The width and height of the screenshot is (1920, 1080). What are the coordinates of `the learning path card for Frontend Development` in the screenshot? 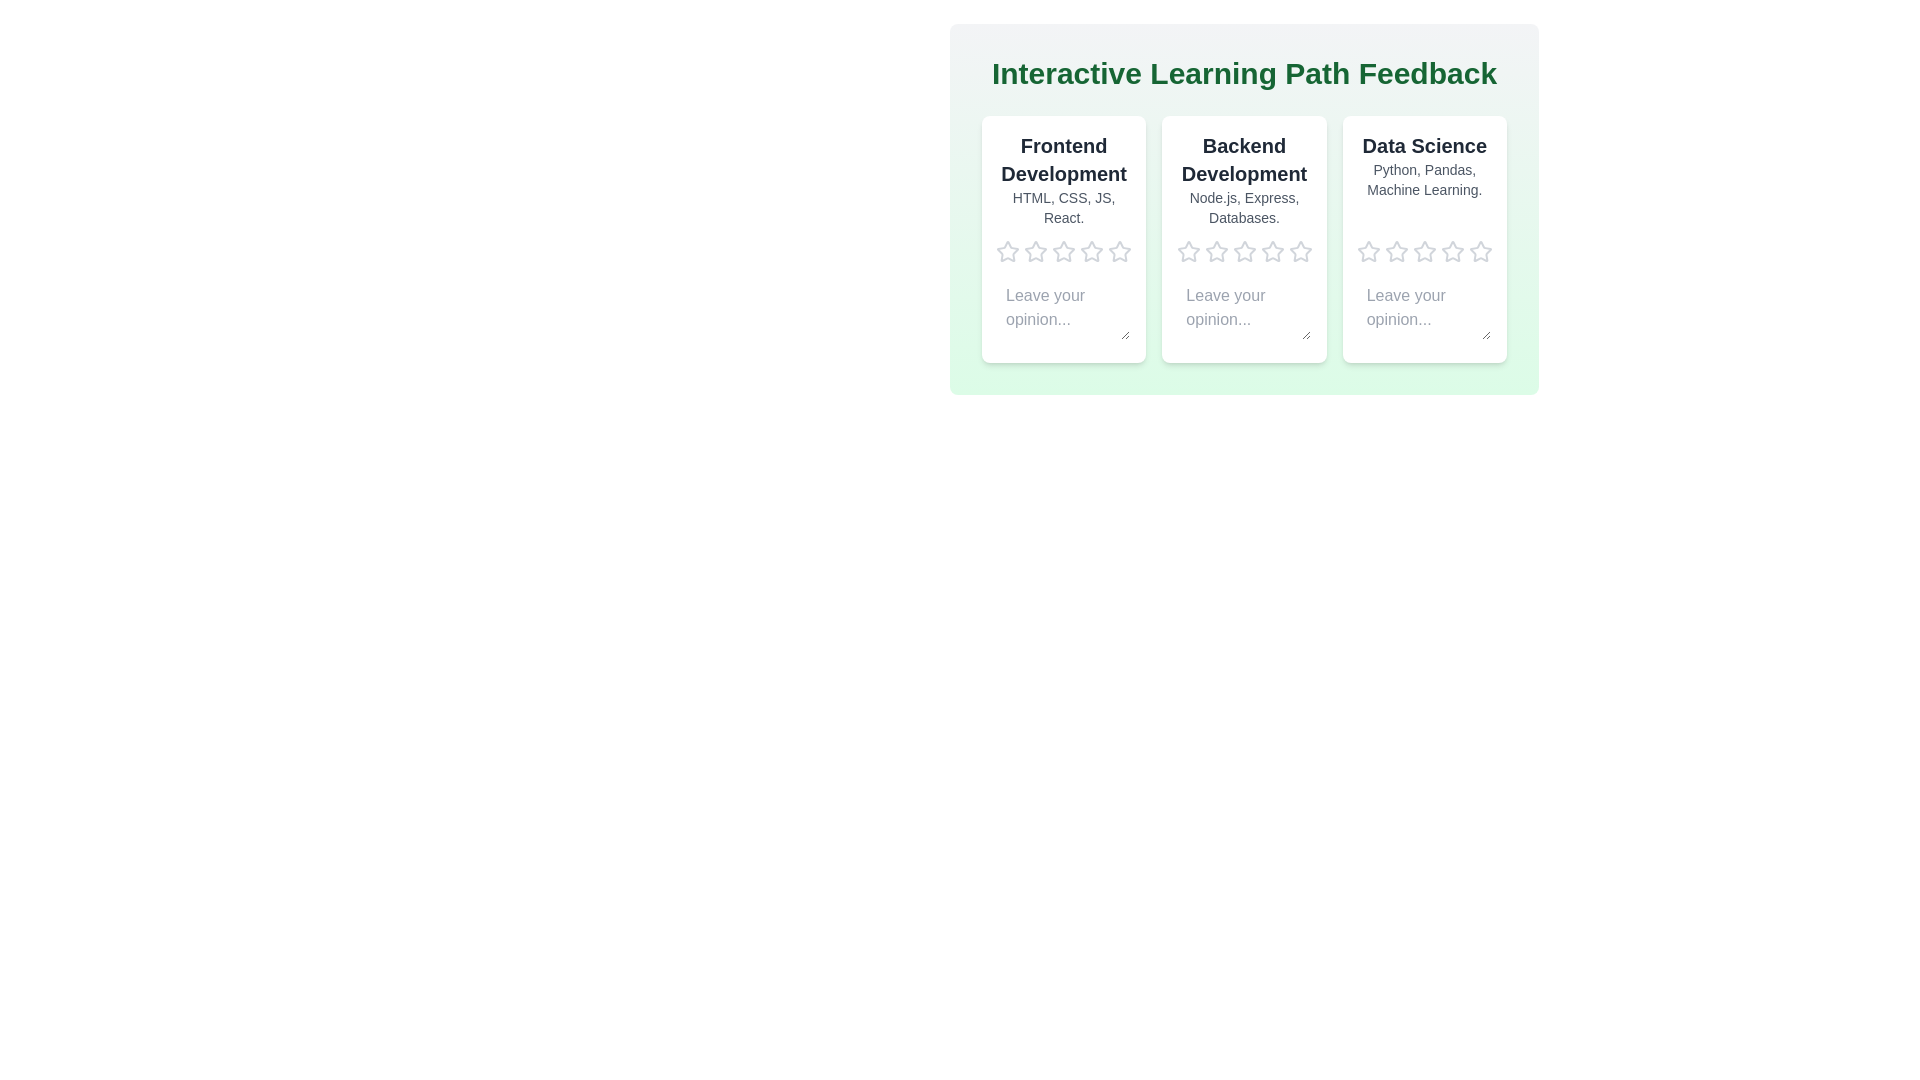 It's located at (1063, 238).